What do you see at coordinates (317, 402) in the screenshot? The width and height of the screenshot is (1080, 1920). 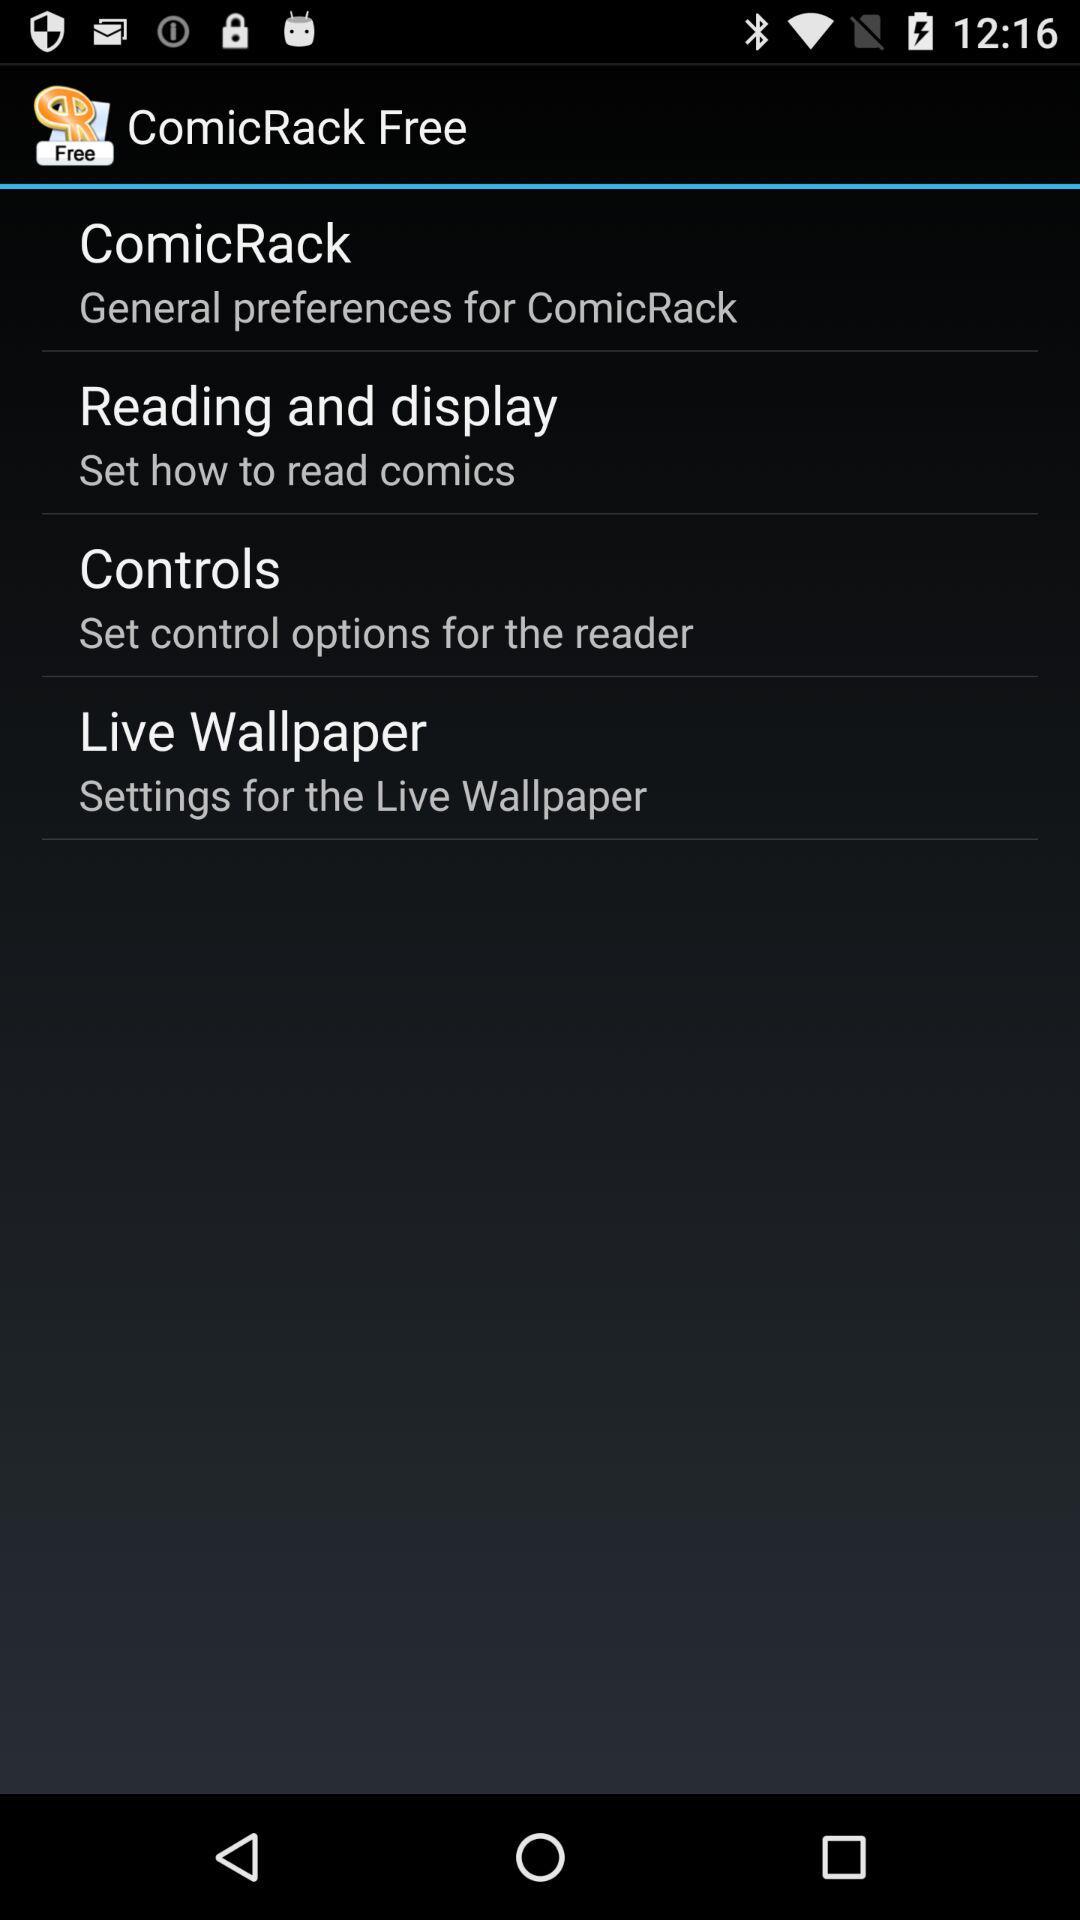 I see `app below the general preferences for item` at bounding box center [317, 402].